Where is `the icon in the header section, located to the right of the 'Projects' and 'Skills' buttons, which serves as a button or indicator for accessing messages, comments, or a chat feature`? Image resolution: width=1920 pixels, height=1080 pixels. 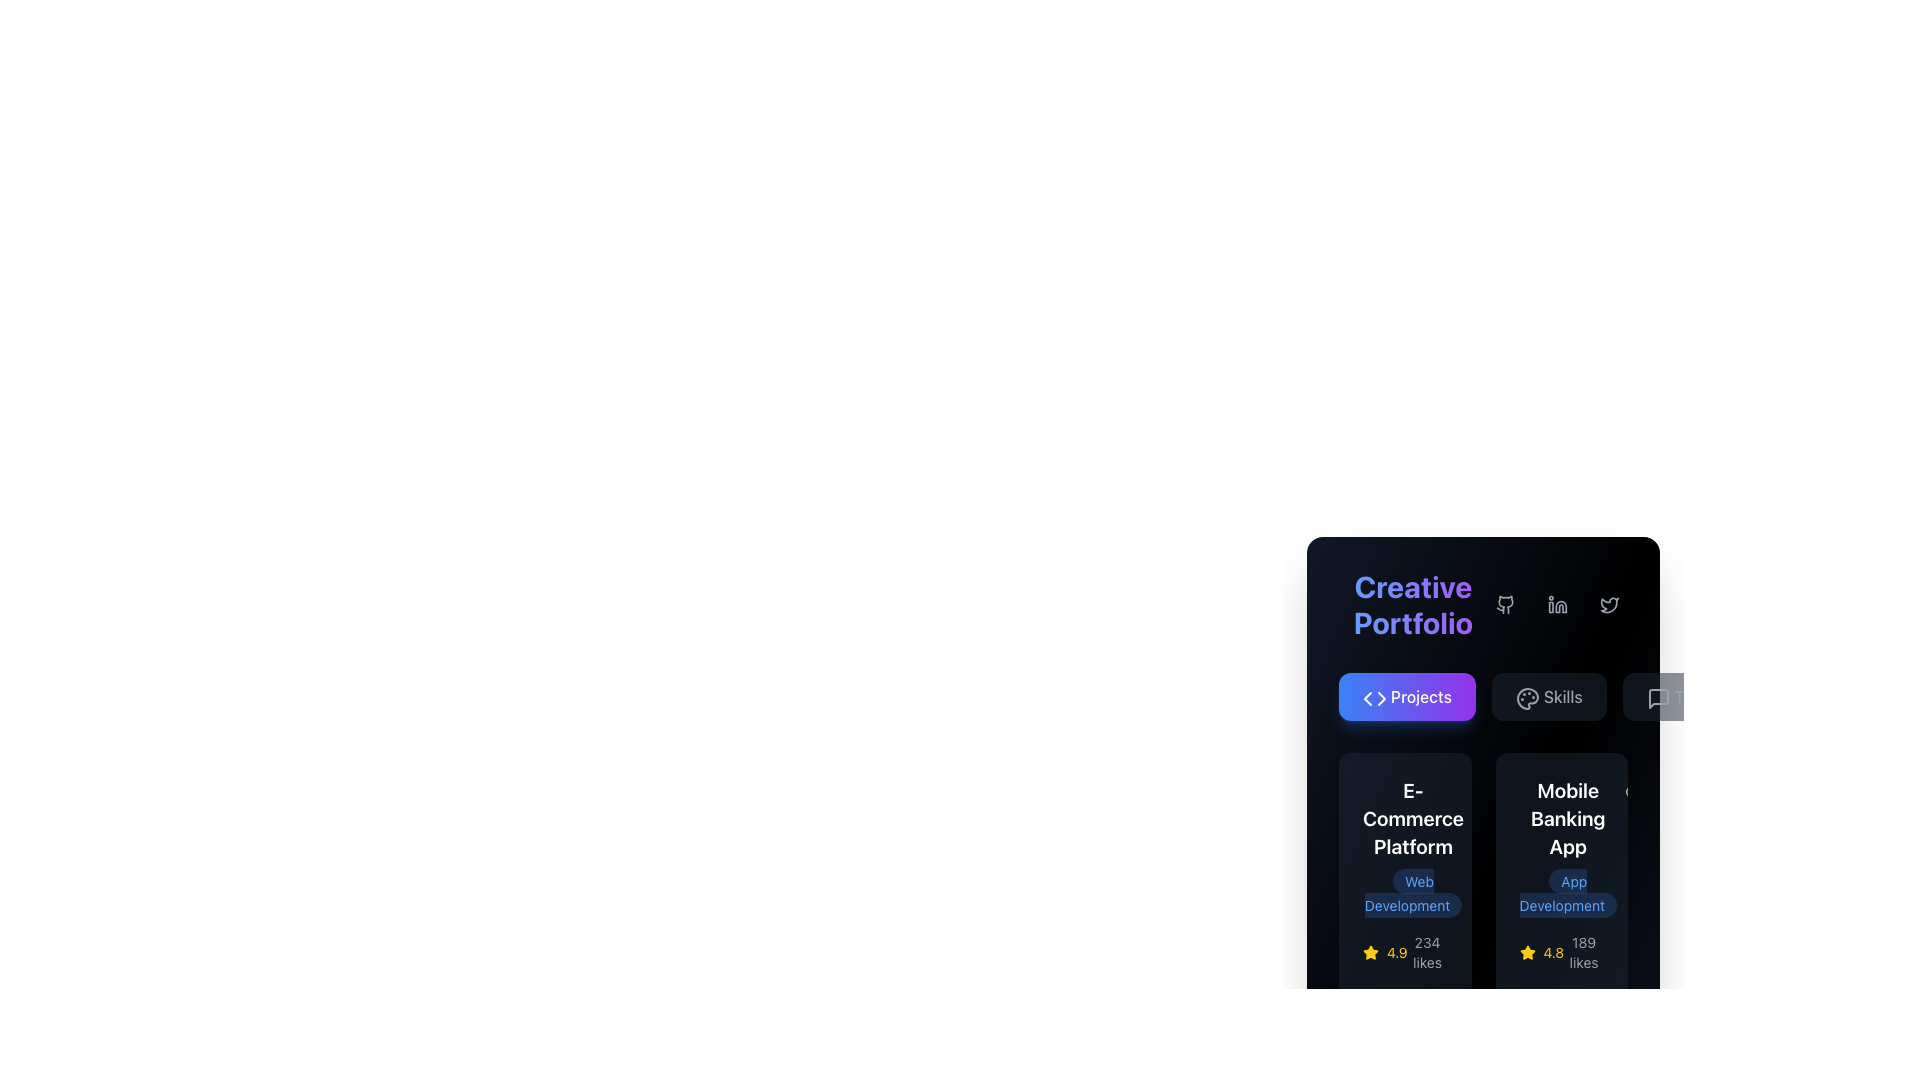
the icon in the header section, located to the right of the 'Projects' and 'Skills' buttons, which serves as a button or indicator for accessing messages, comments, or a chat feature is located at coordinates (1658, 697).